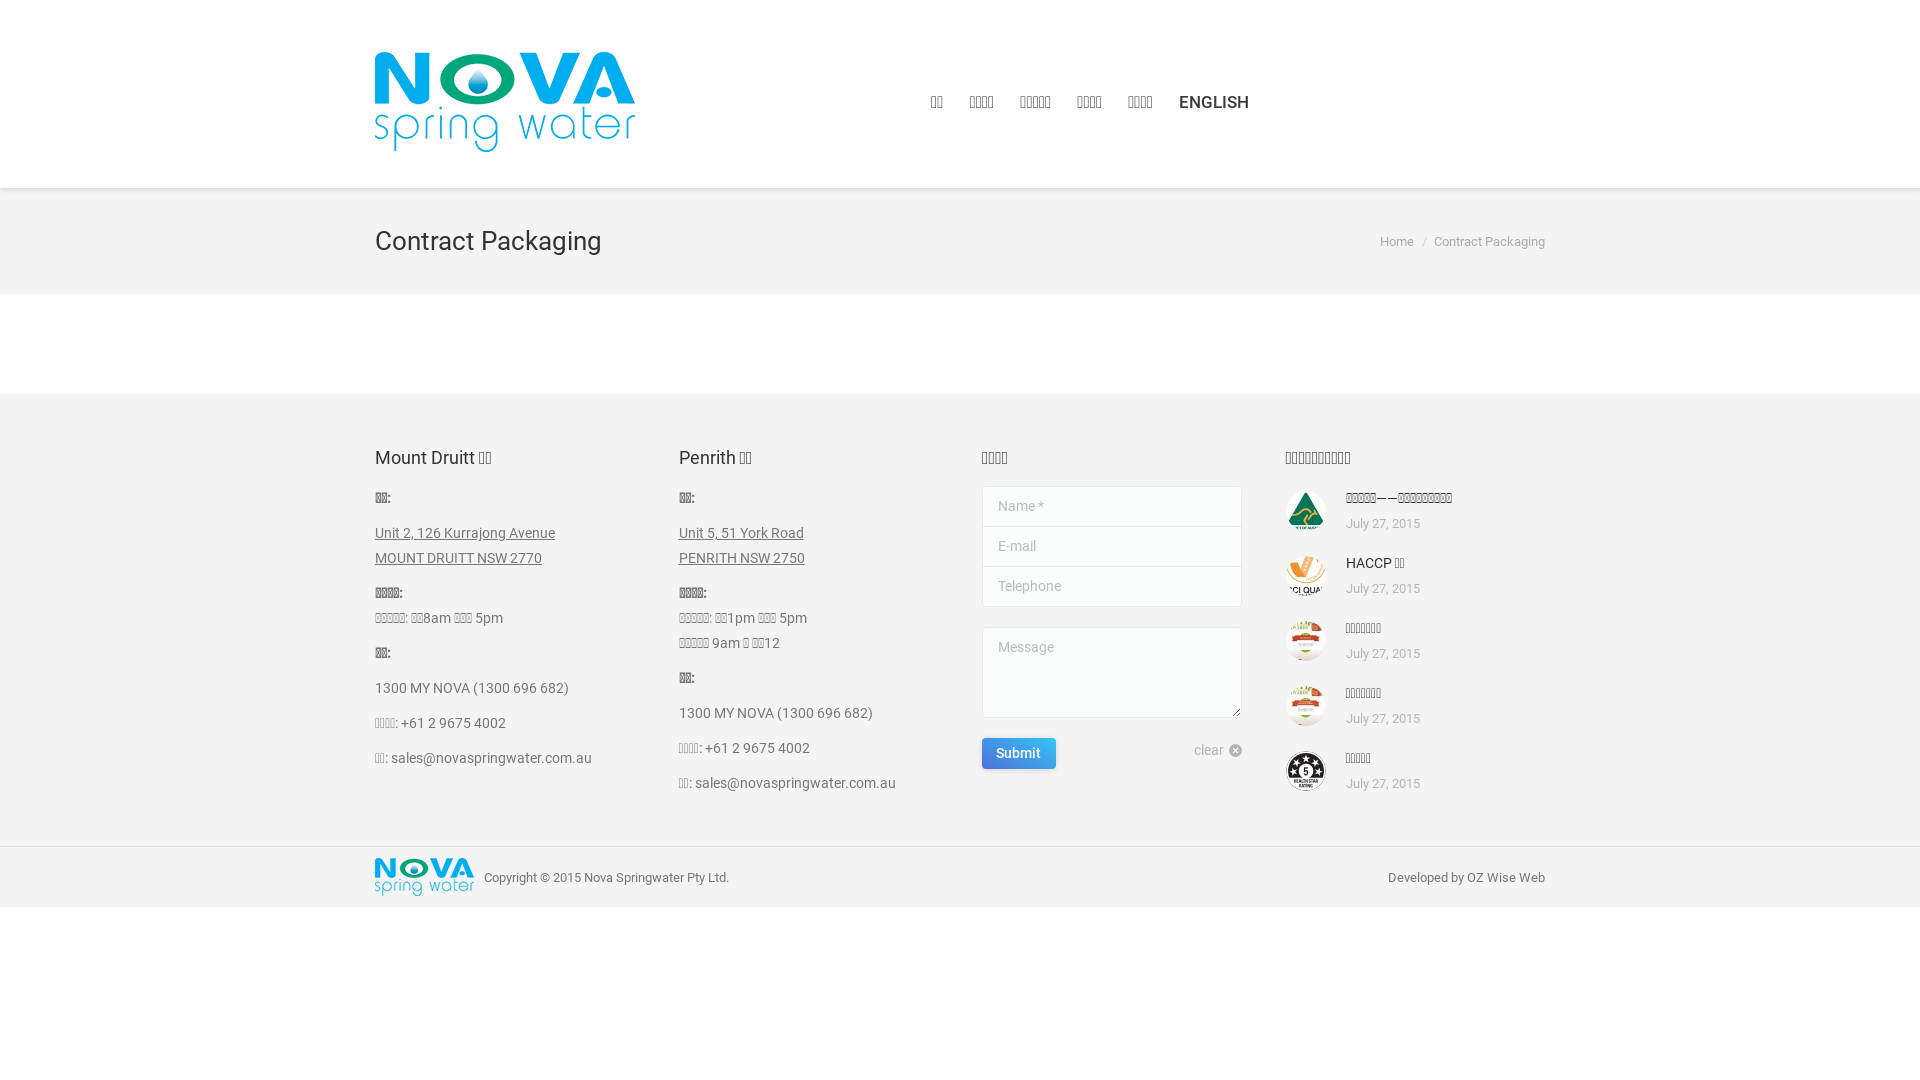 This screenshot has height=1080, width=1920. I want to click on 'OZ Wise Web', so click(1506, 876).